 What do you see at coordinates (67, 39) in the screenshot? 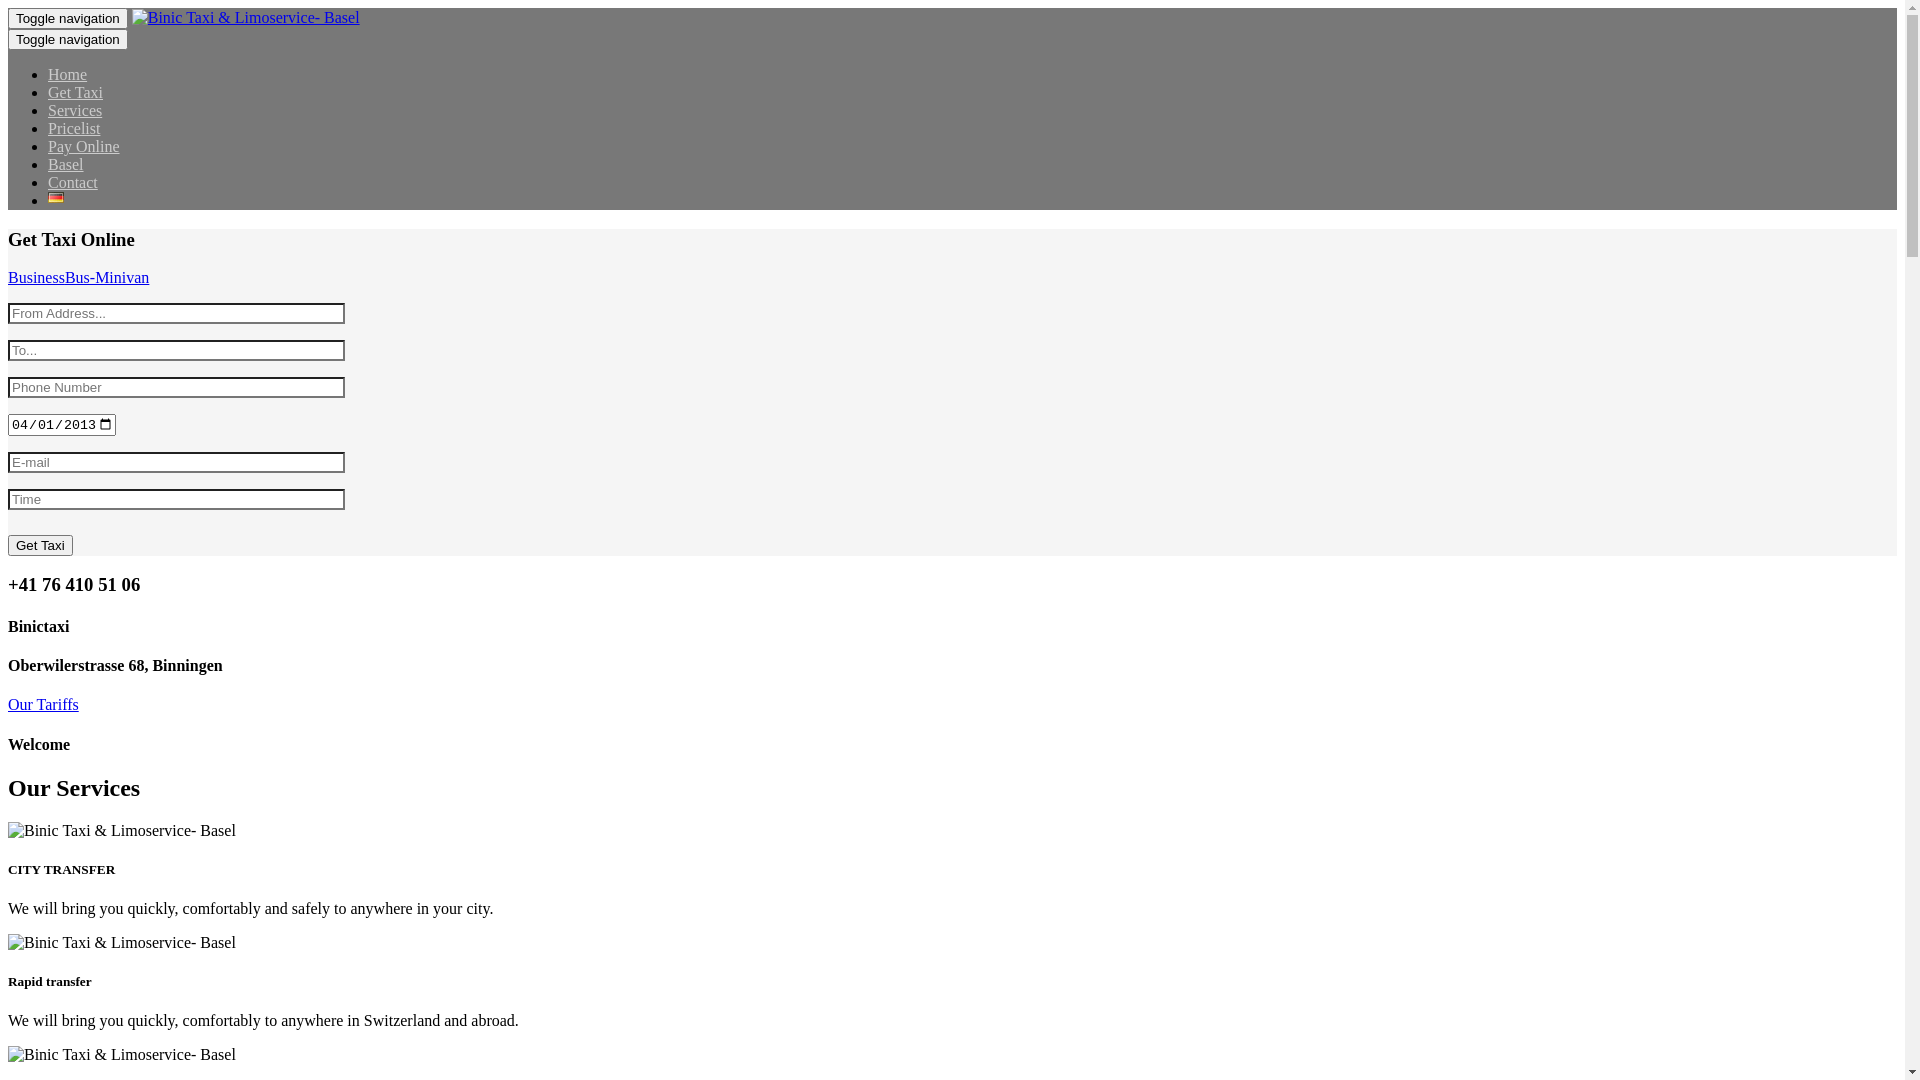
I see `'Toggle navigation'` at bounding box center [67, 39].